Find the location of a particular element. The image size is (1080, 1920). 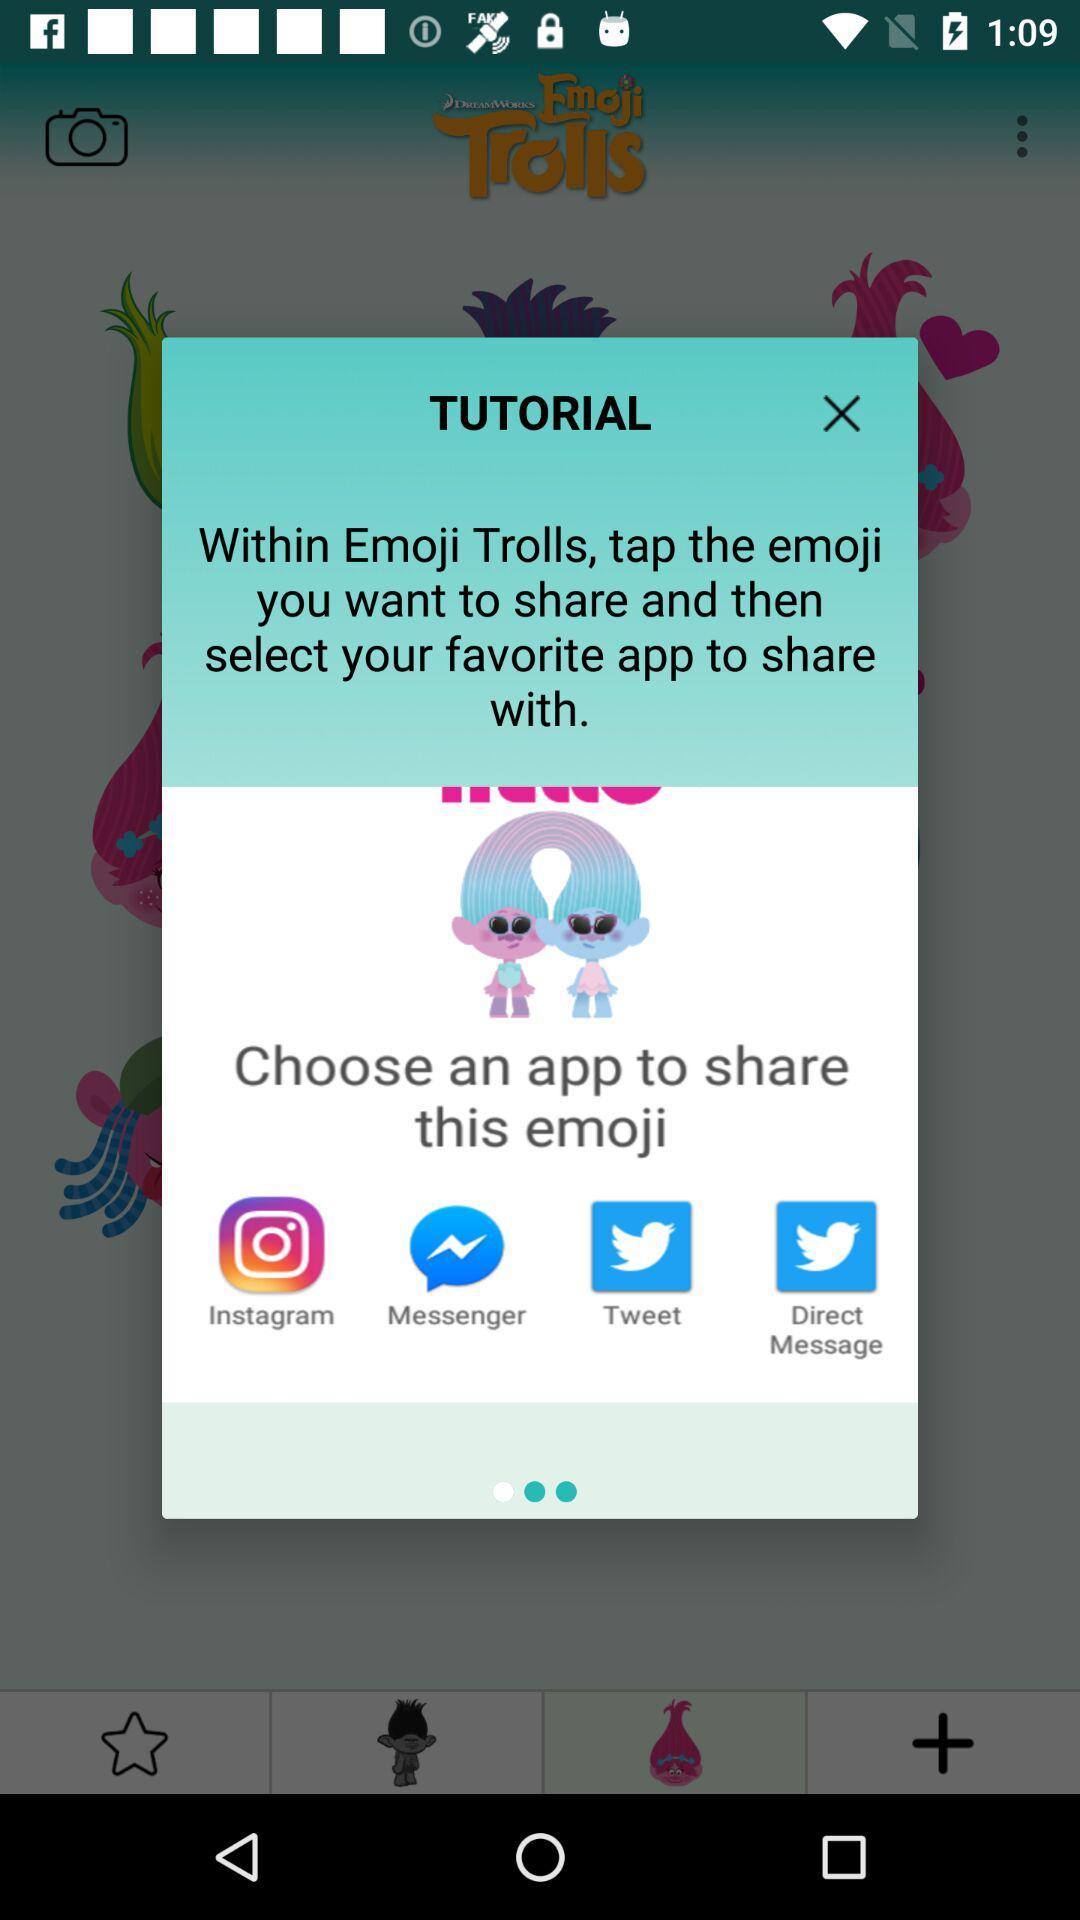

the icon above the within emoji trolls icon is located at coordinates (841, 412).